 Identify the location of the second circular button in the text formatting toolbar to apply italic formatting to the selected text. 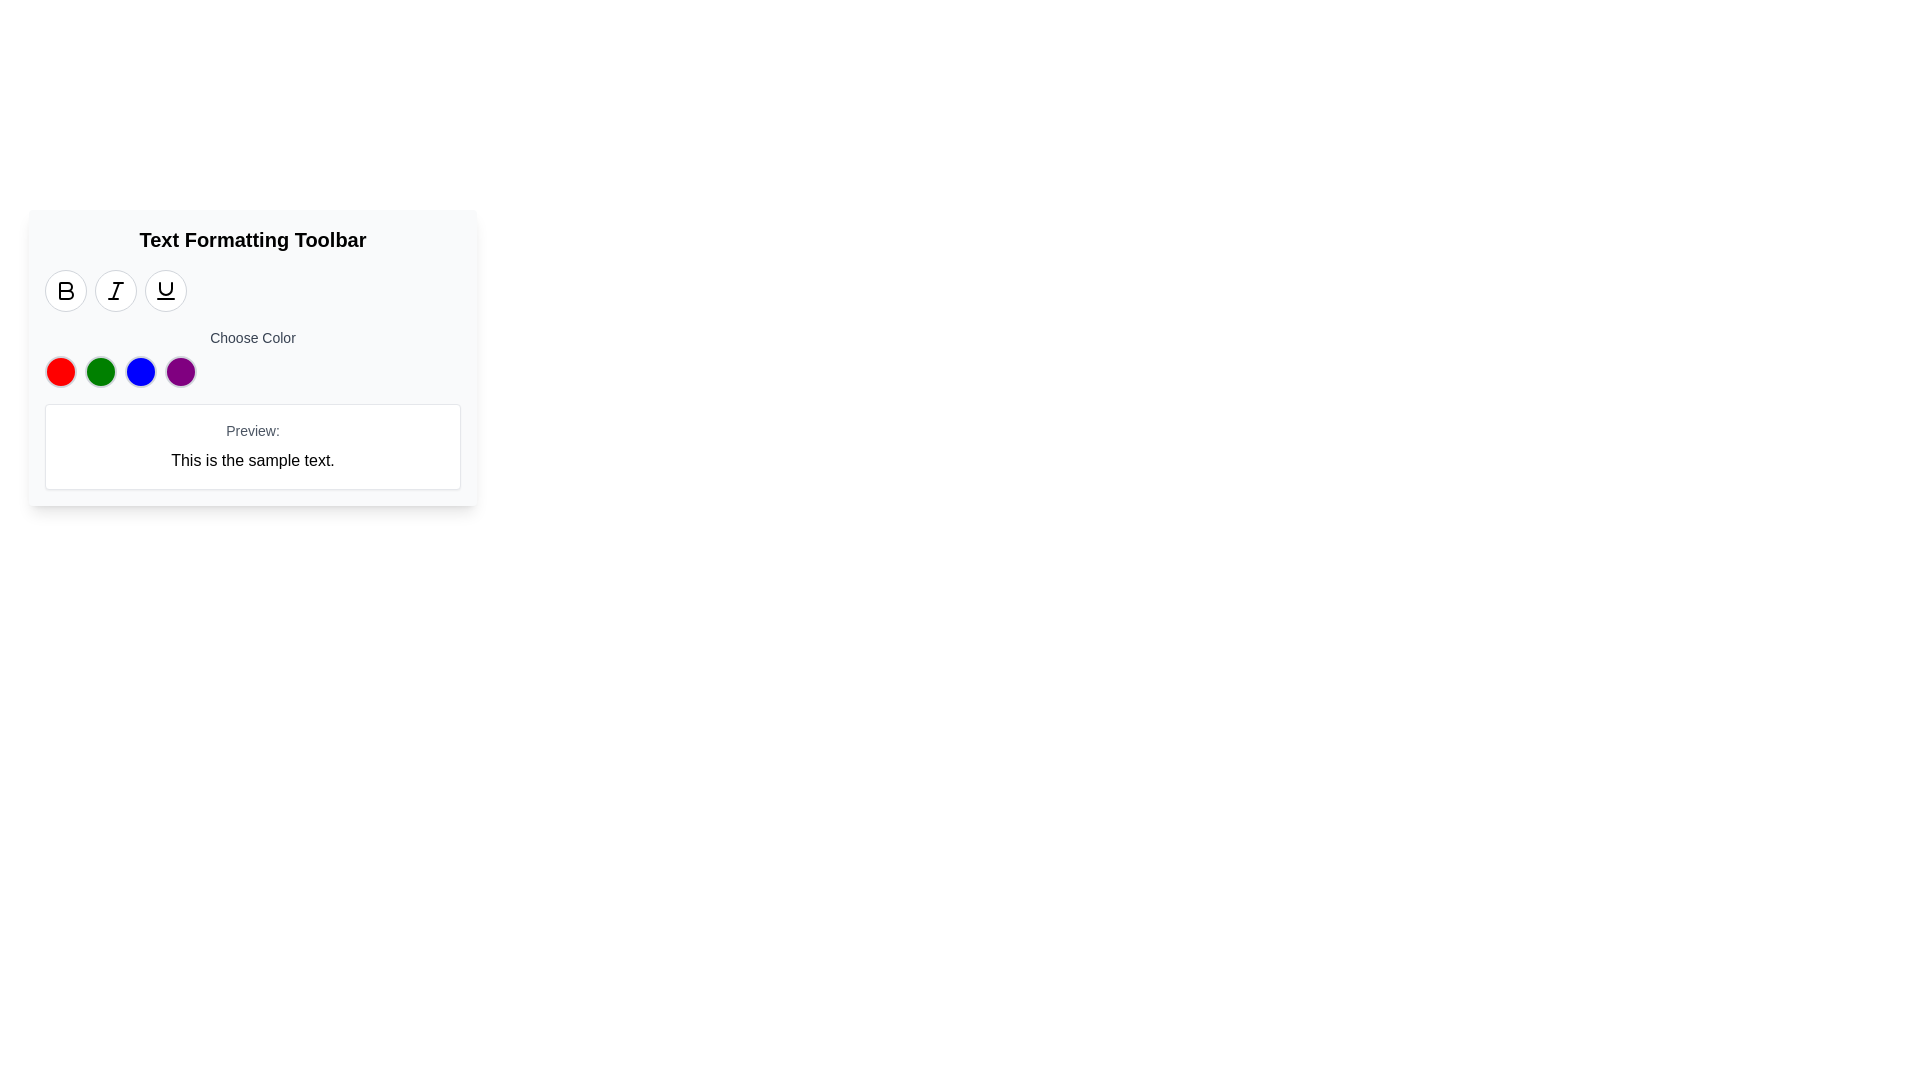
(114, 290).